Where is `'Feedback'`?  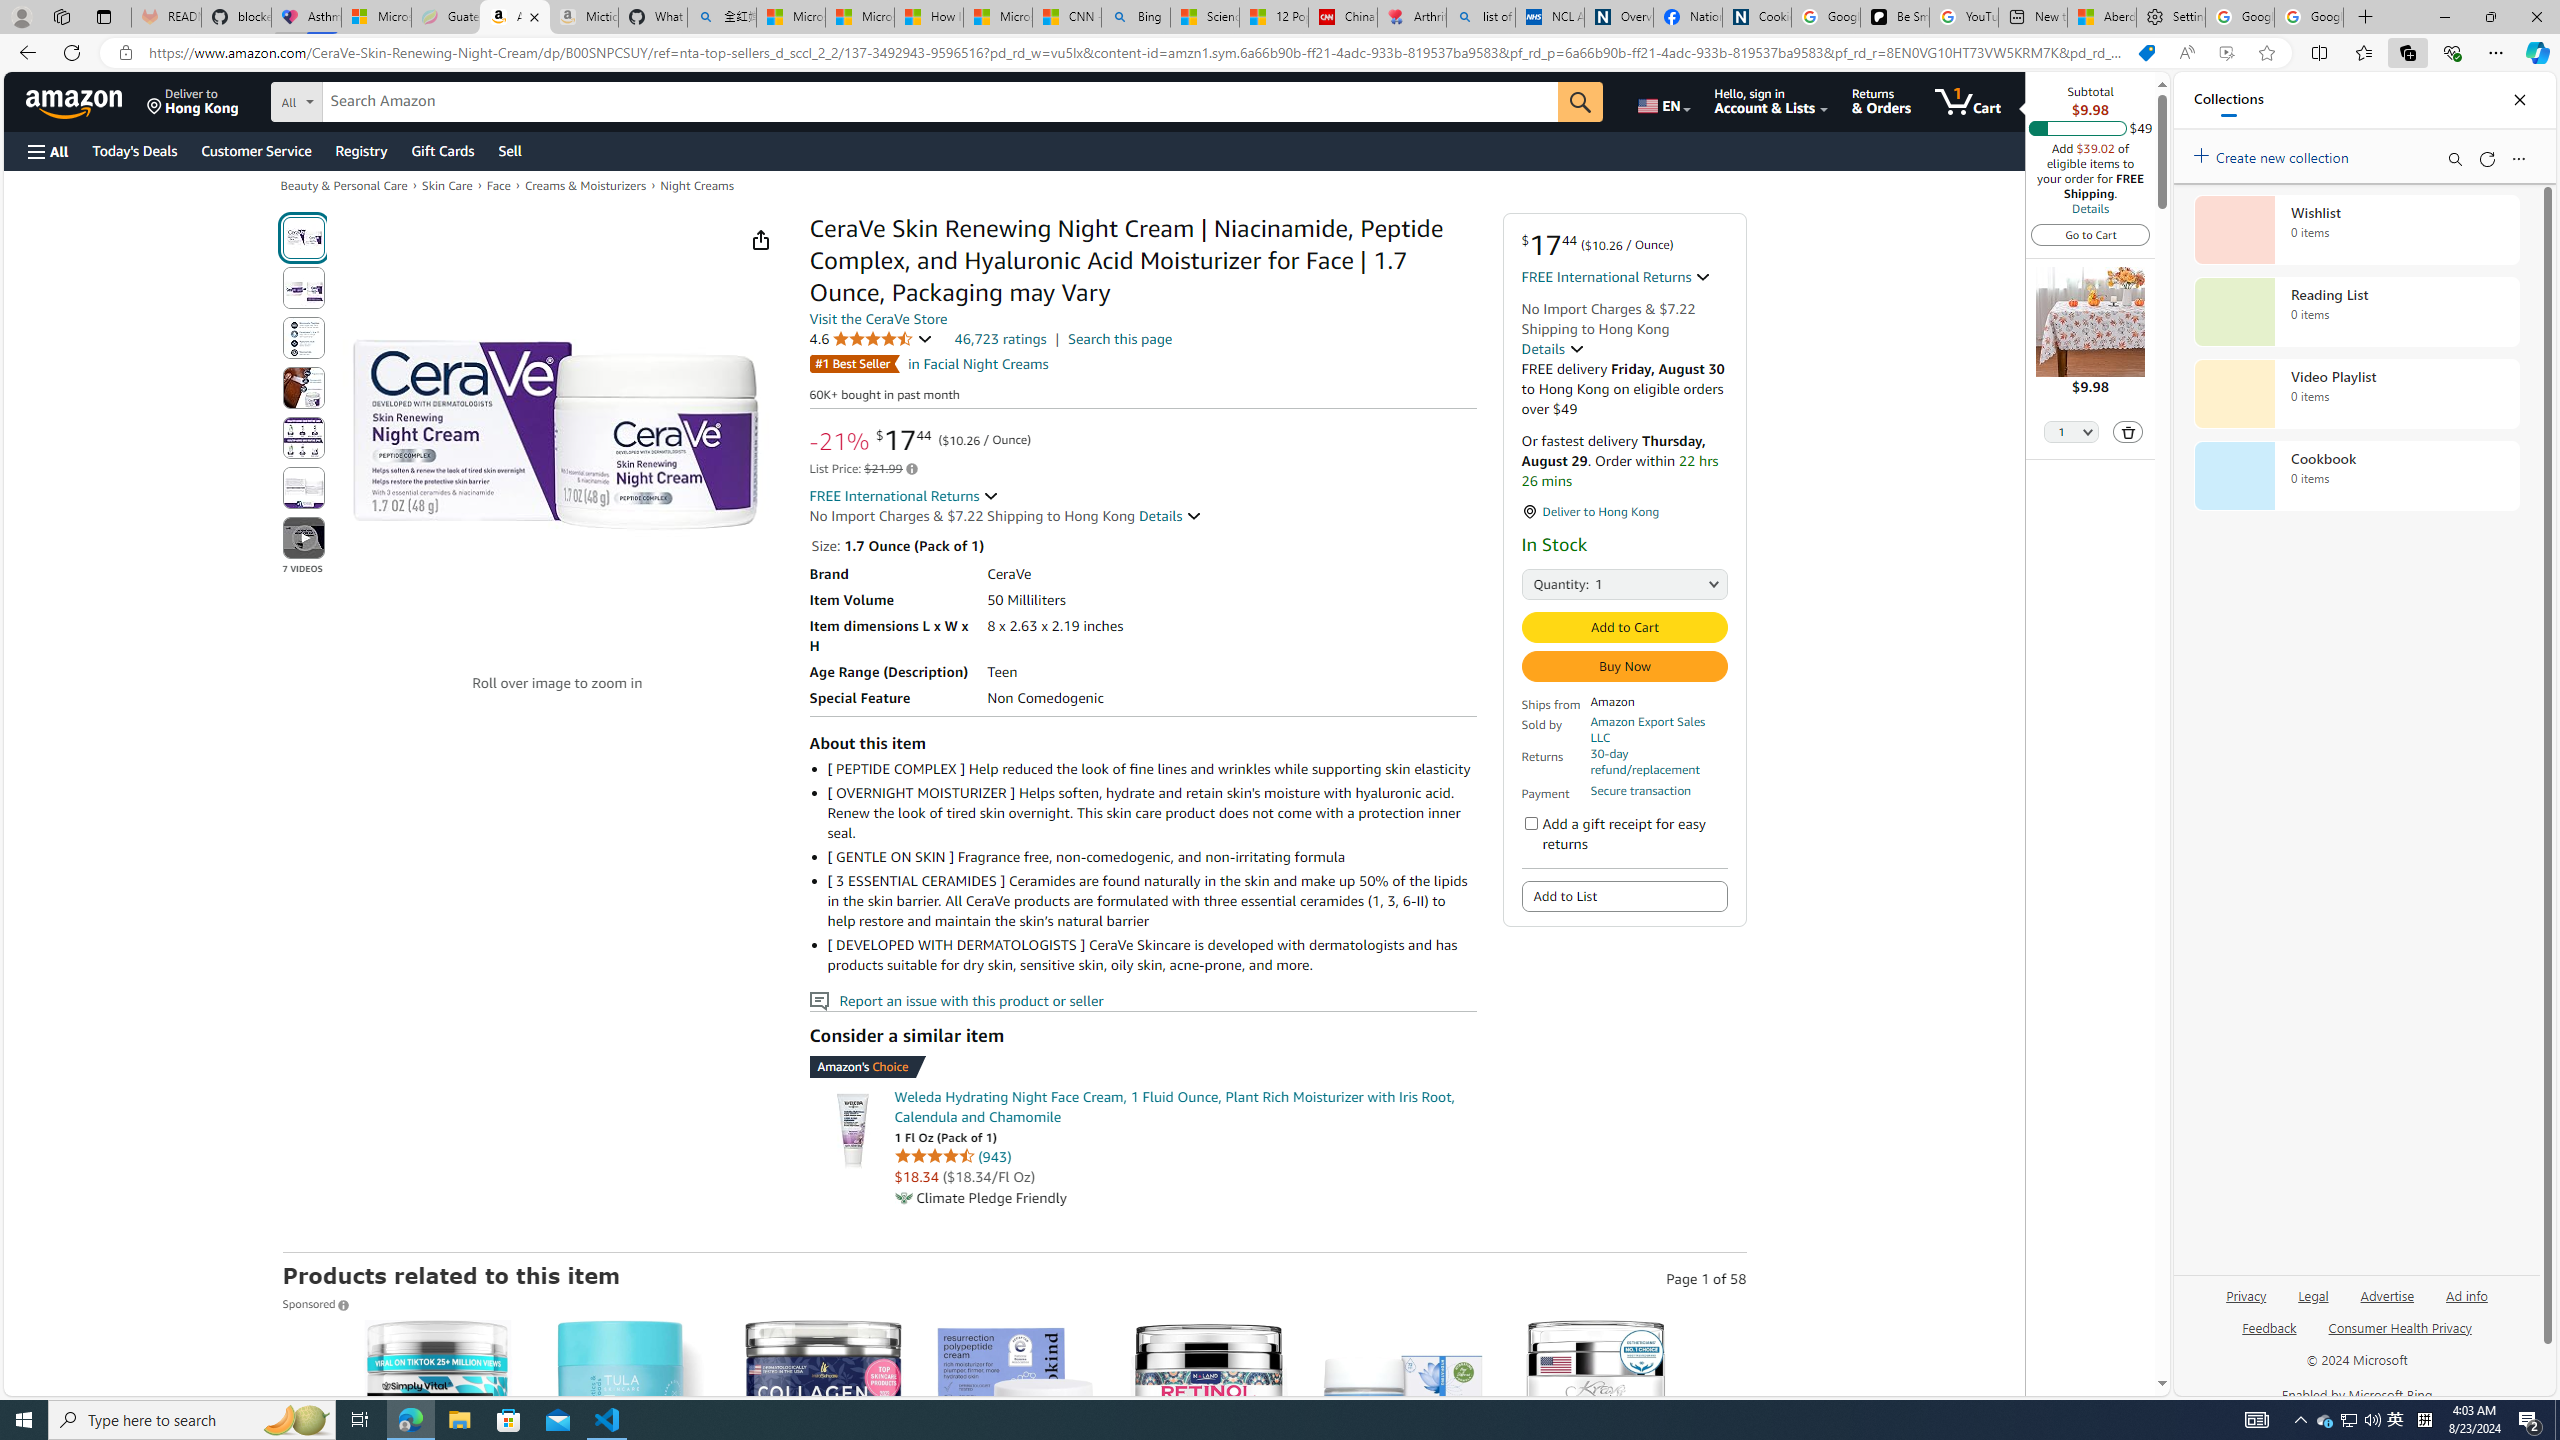
'Feedback' is located at coordinates (2270, 1334).